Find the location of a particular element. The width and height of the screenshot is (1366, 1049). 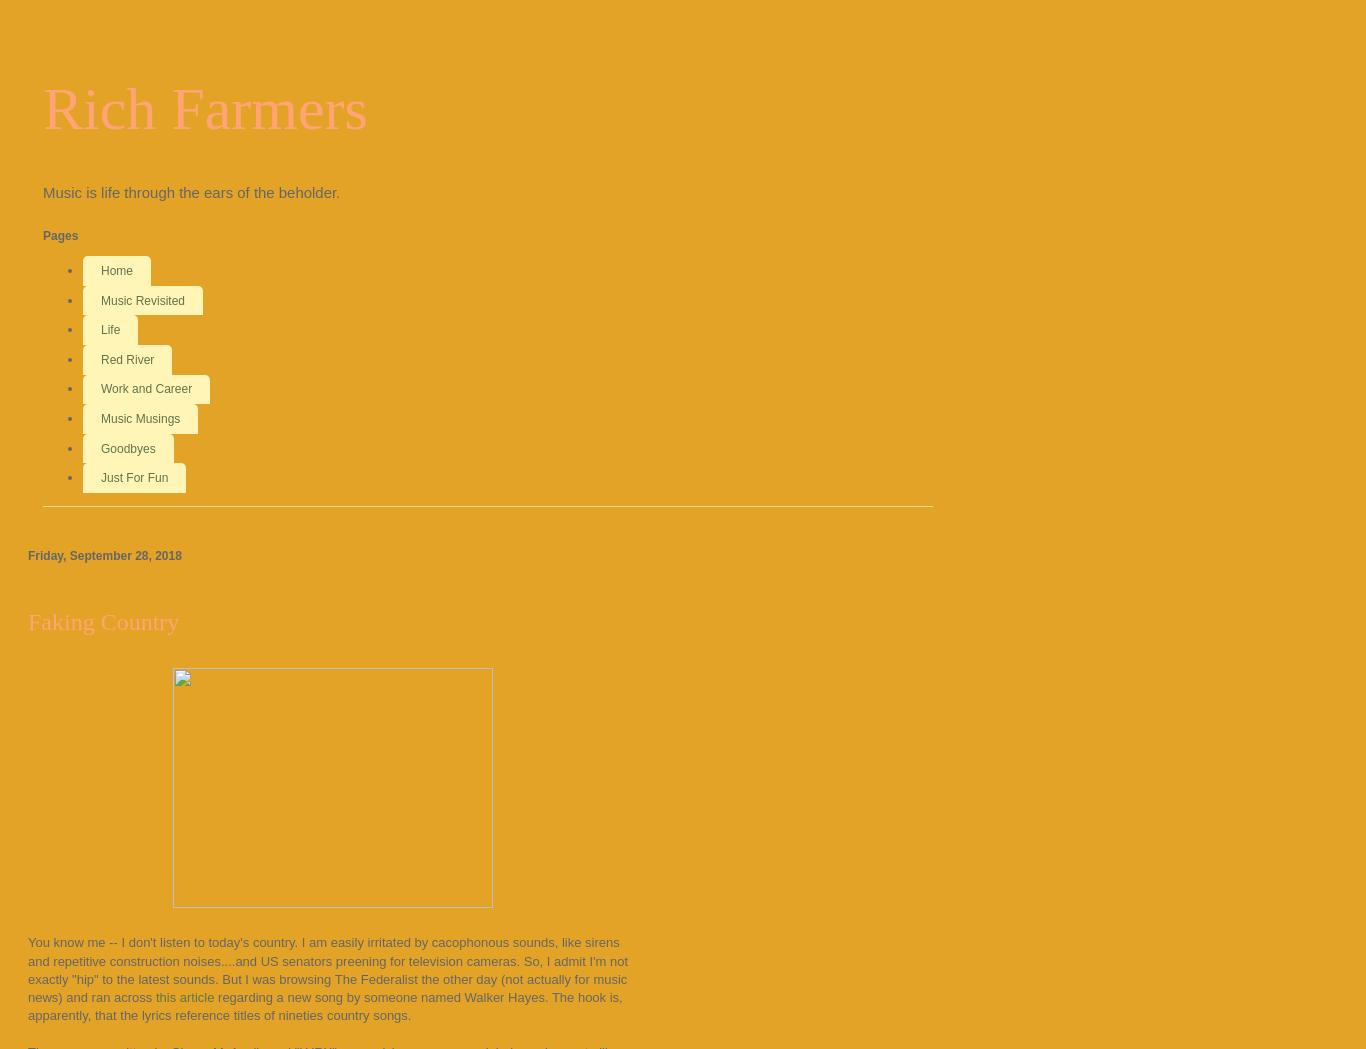

'Rich Farmers' is located at coordinates (204, 107).